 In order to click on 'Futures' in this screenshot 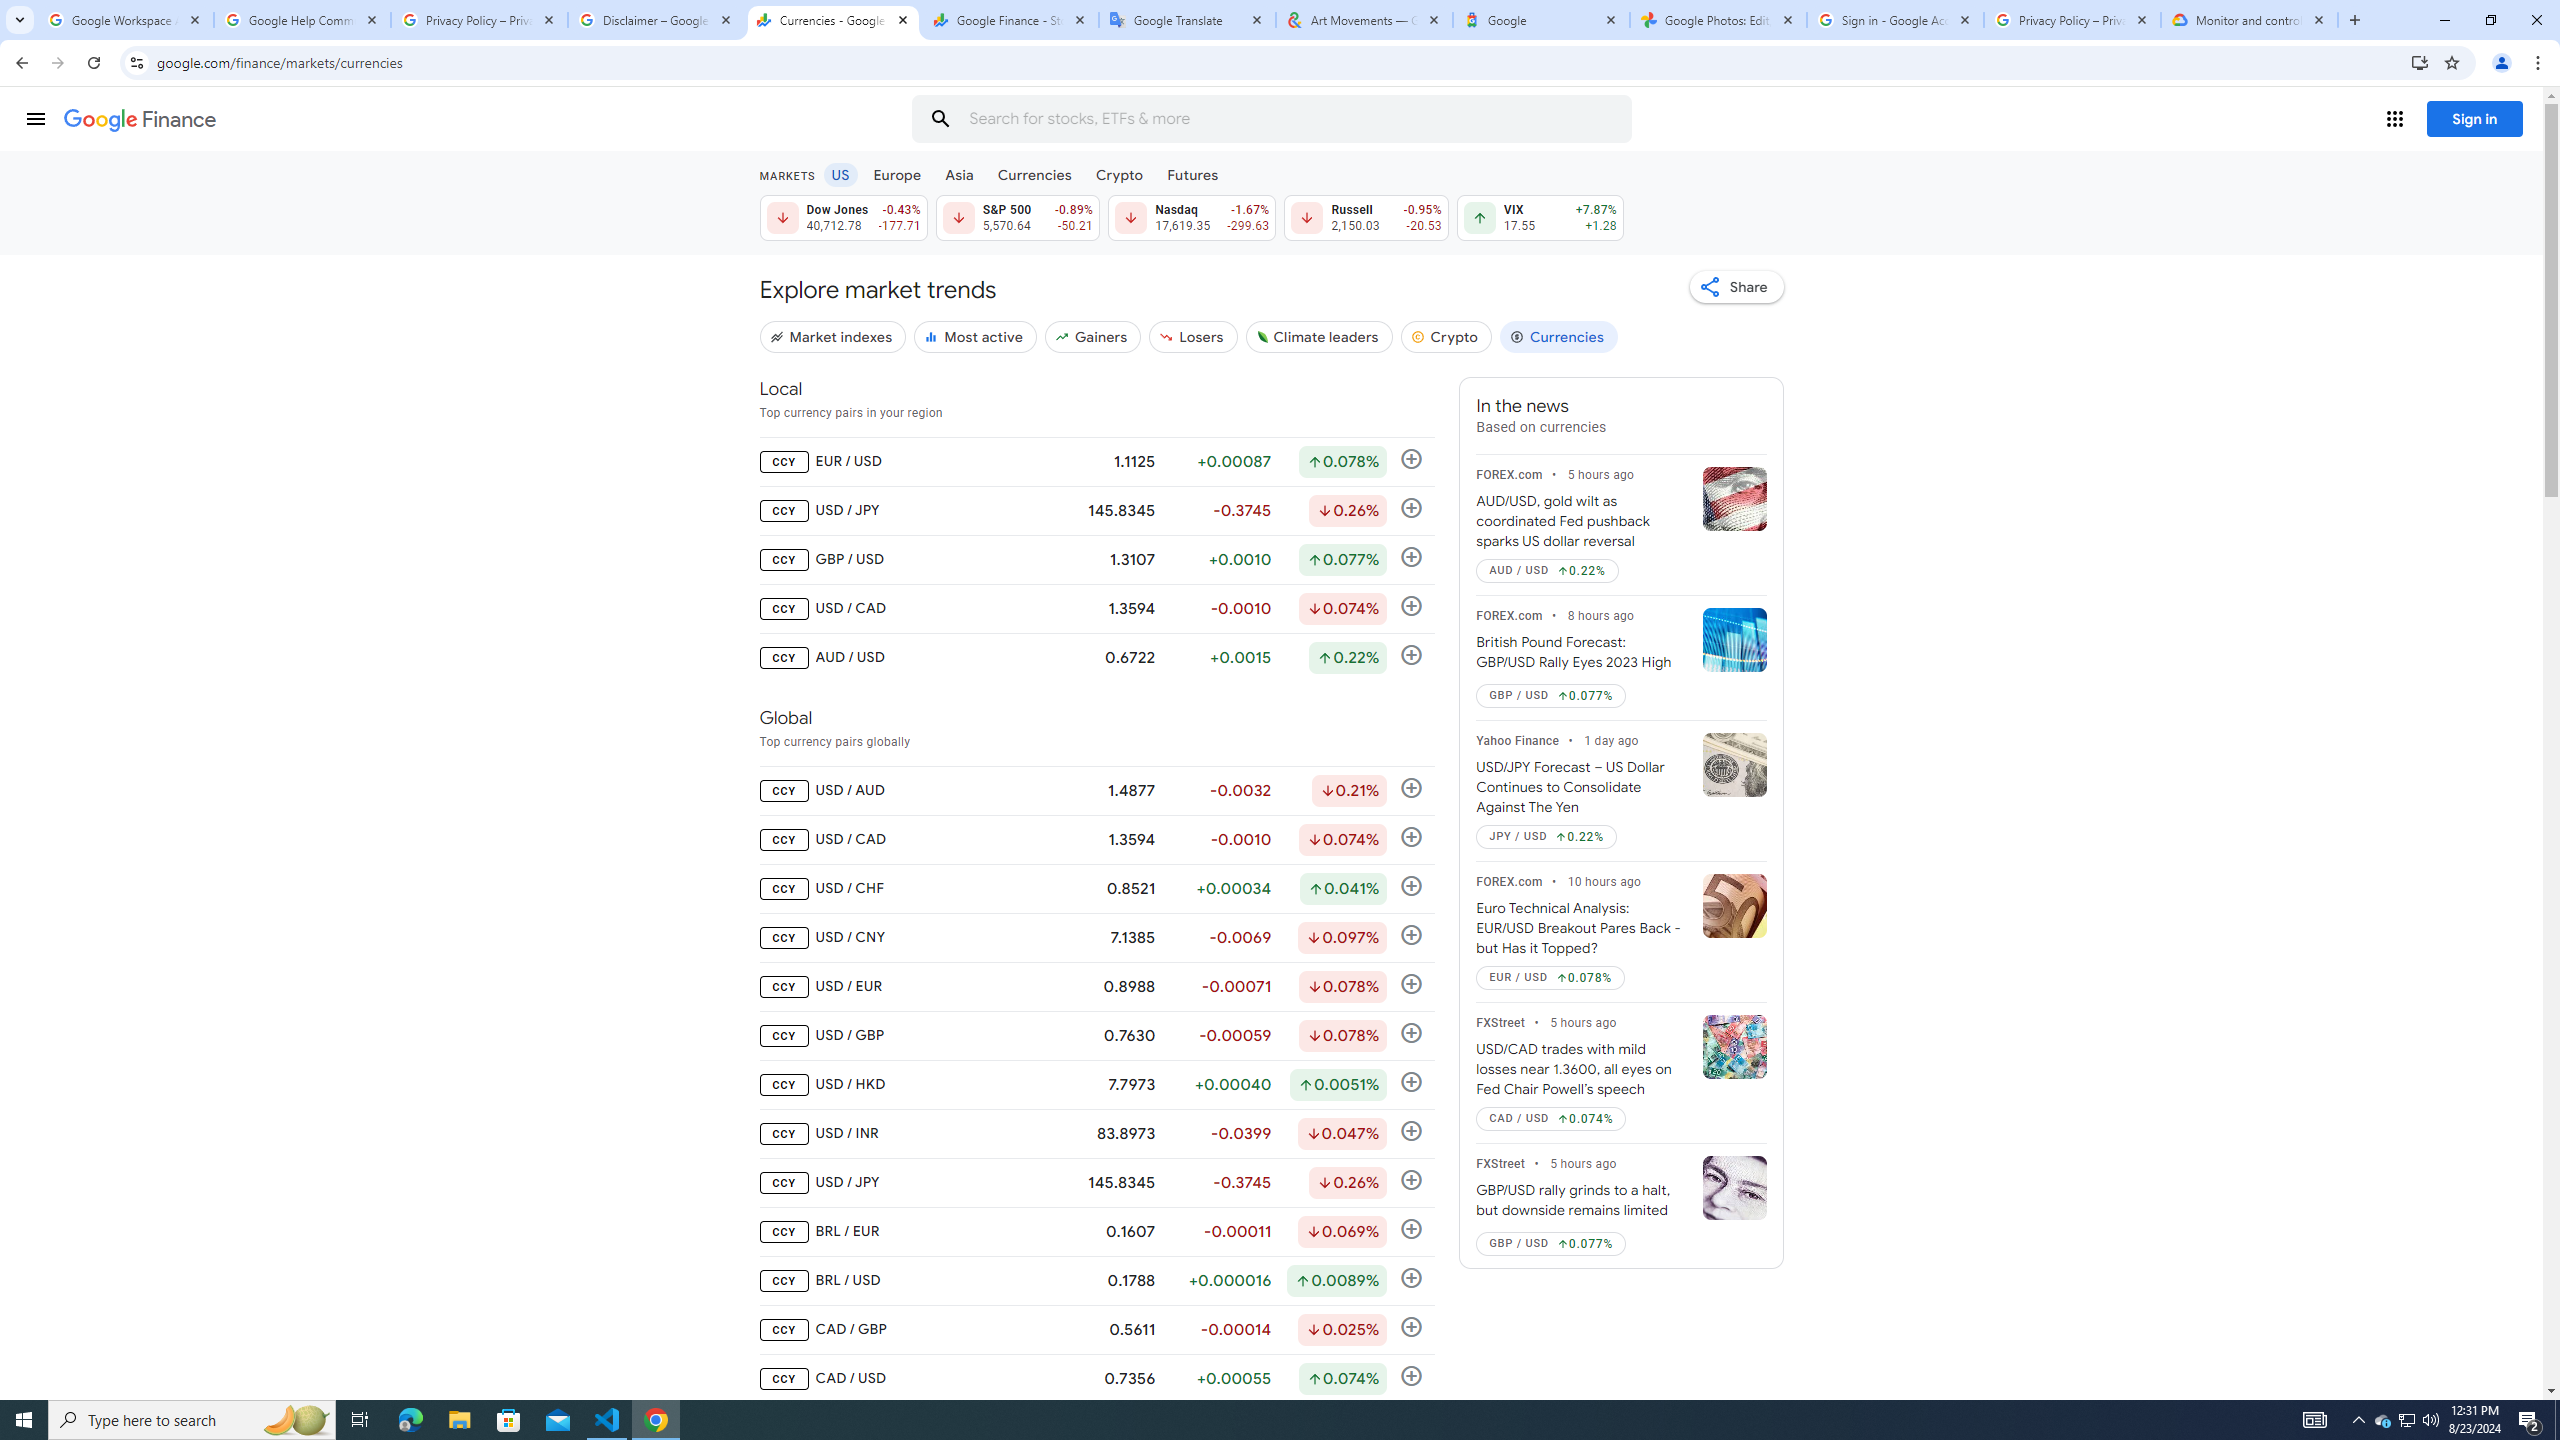, I will do `click(1191, 173)`.